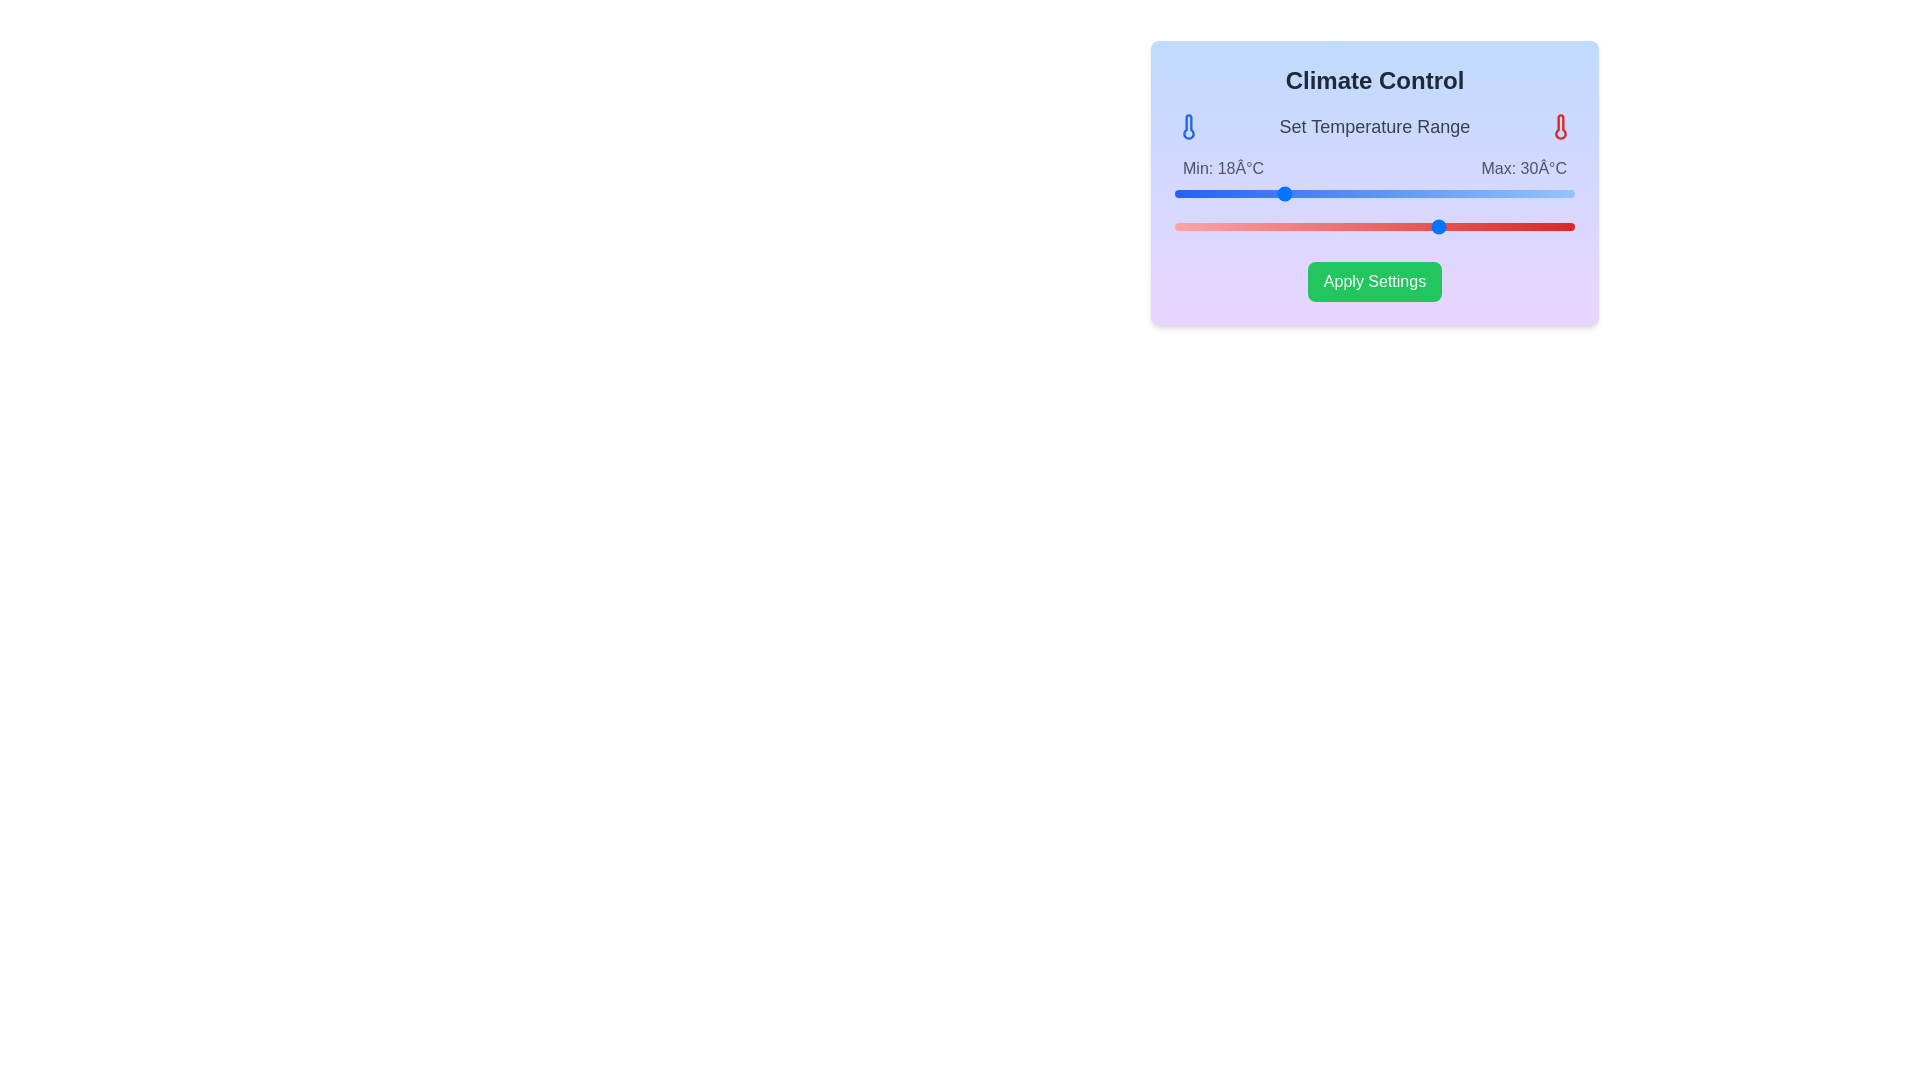  What do you see at coordinates (1373, 226) in the screenshot?
I see `the maximum temperature range to 25°C using the right slider` at bounding box center [1373, 226].